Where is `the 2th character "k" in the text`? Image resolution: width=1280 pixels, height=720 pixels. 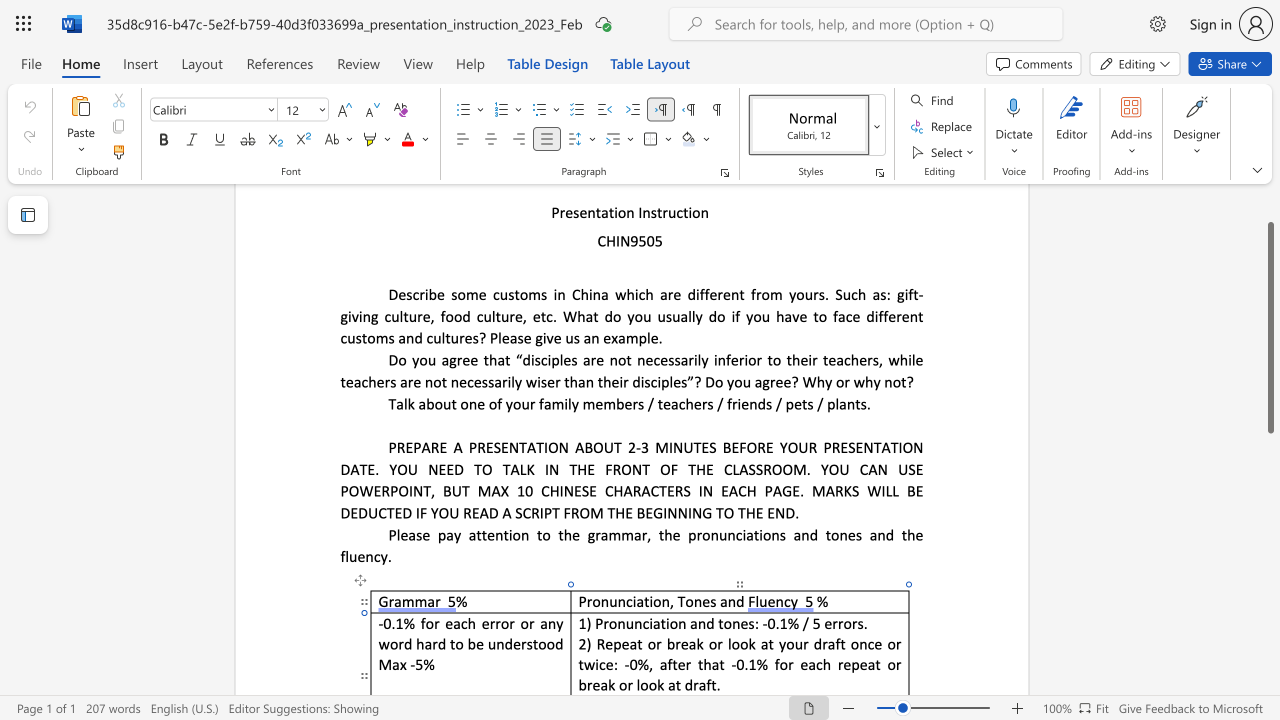 the 2th character "k" in the text is located at coordinates (751, 644).